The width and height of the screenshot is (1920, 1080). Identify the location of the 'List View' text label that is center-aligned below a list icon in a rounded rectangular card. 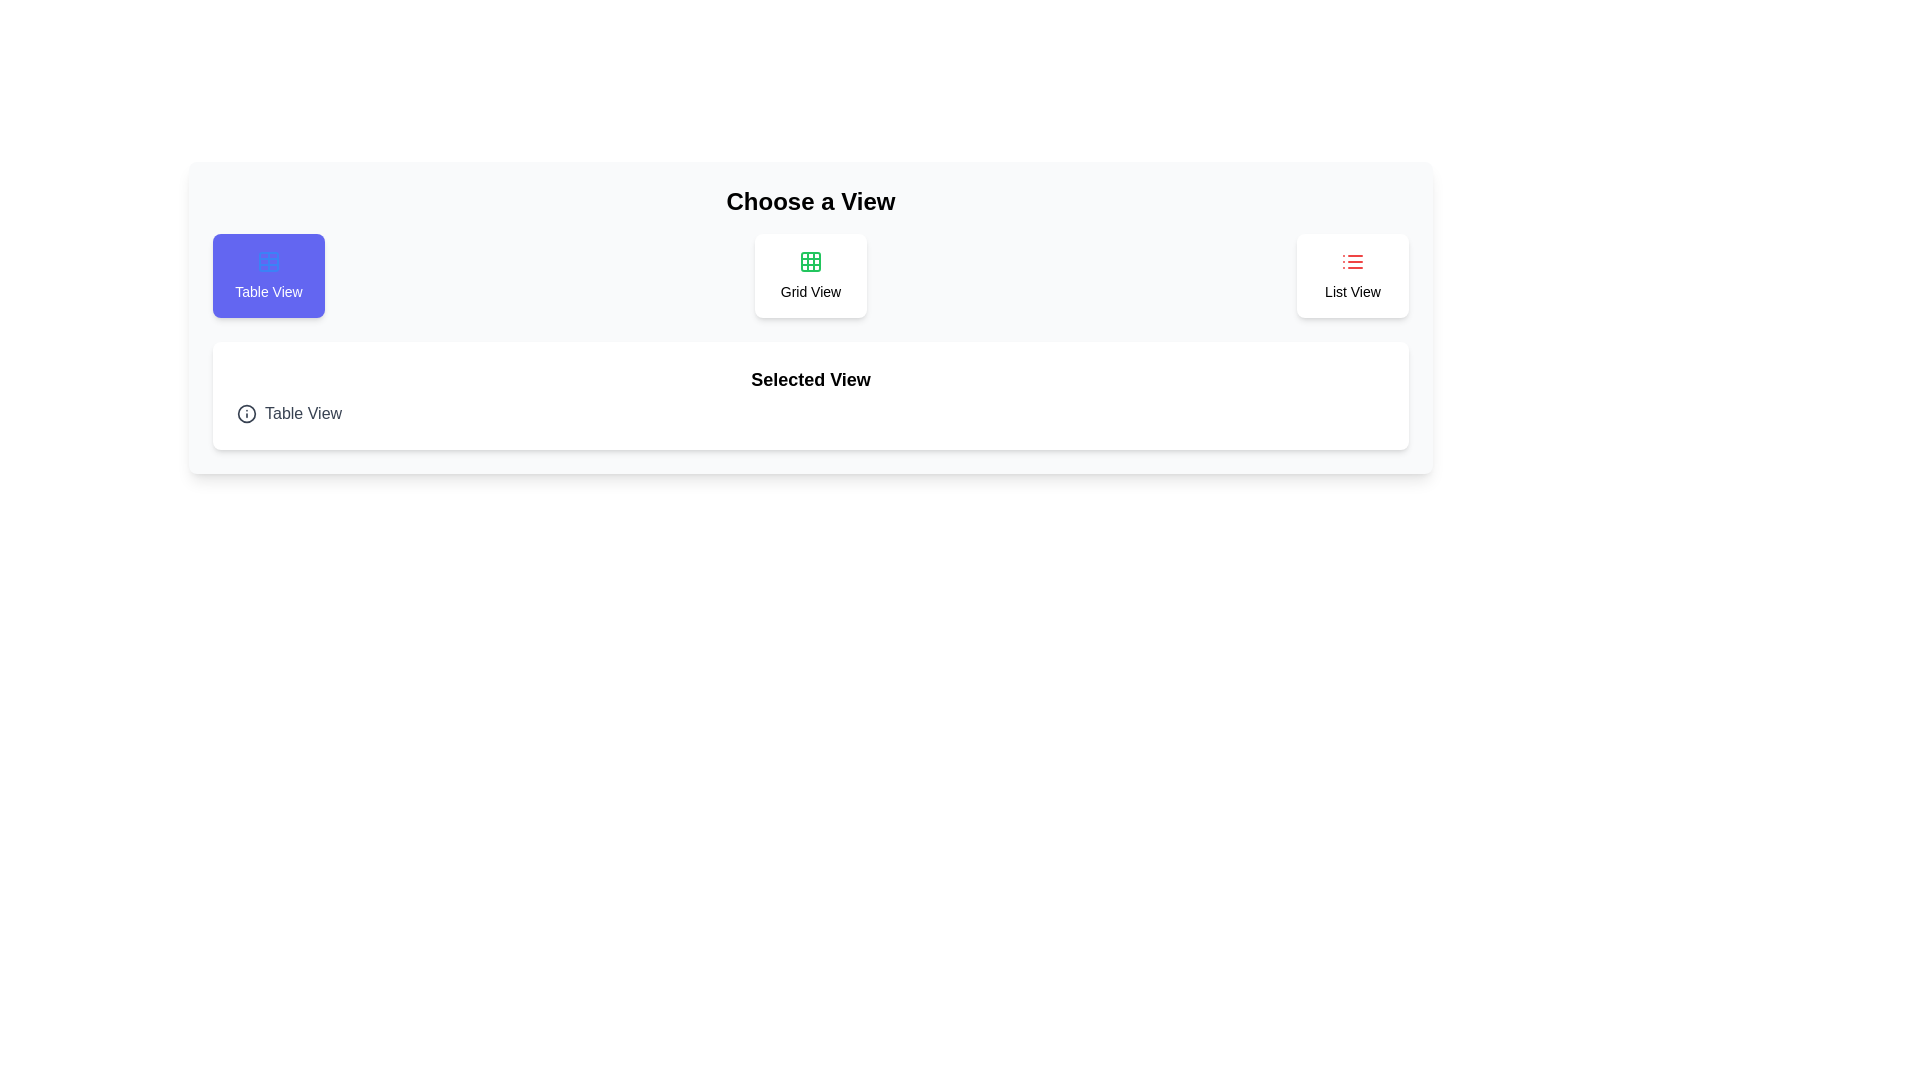
(1353, 292).